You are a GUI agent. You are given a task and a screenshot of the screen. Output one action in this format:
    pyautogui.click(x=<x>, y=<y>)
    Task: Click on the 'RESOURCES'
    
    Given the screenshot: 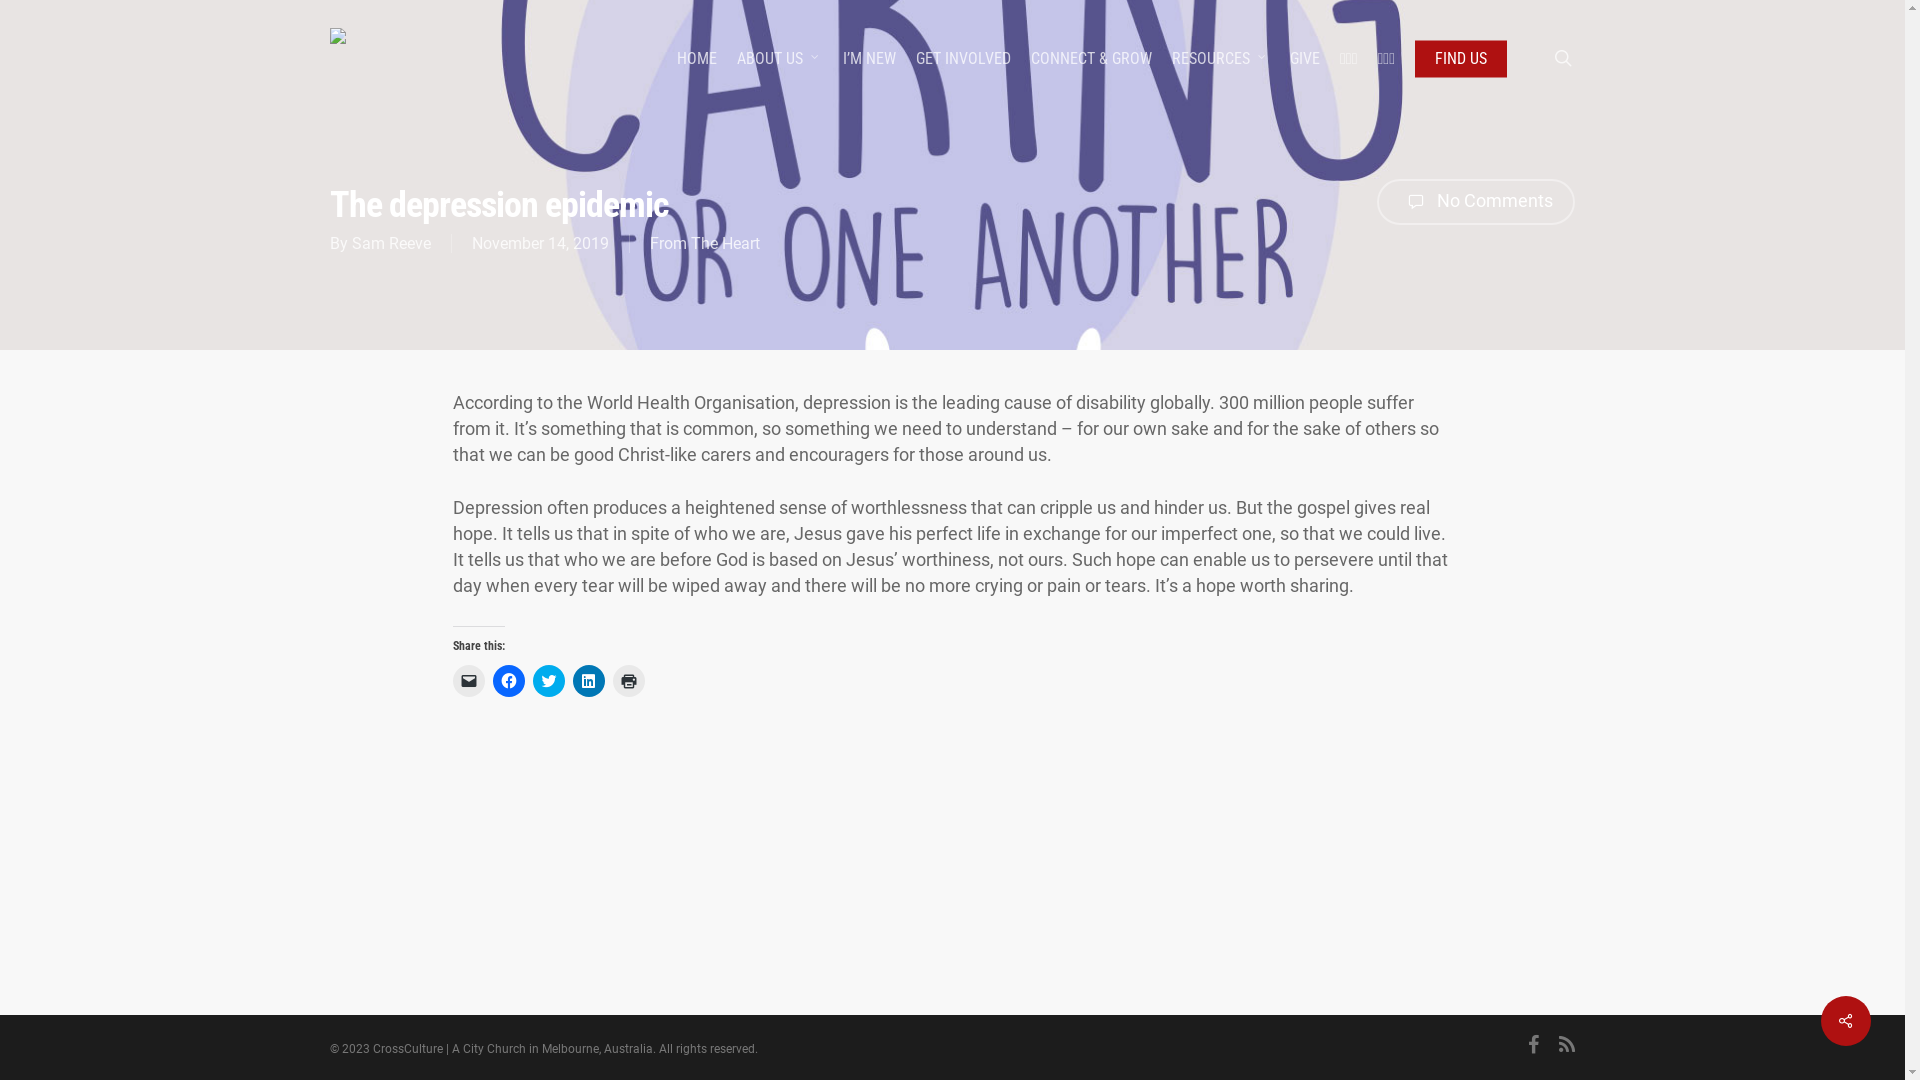 What is the action you would take?
    pyautogui.click(x=1219, y=56)
    